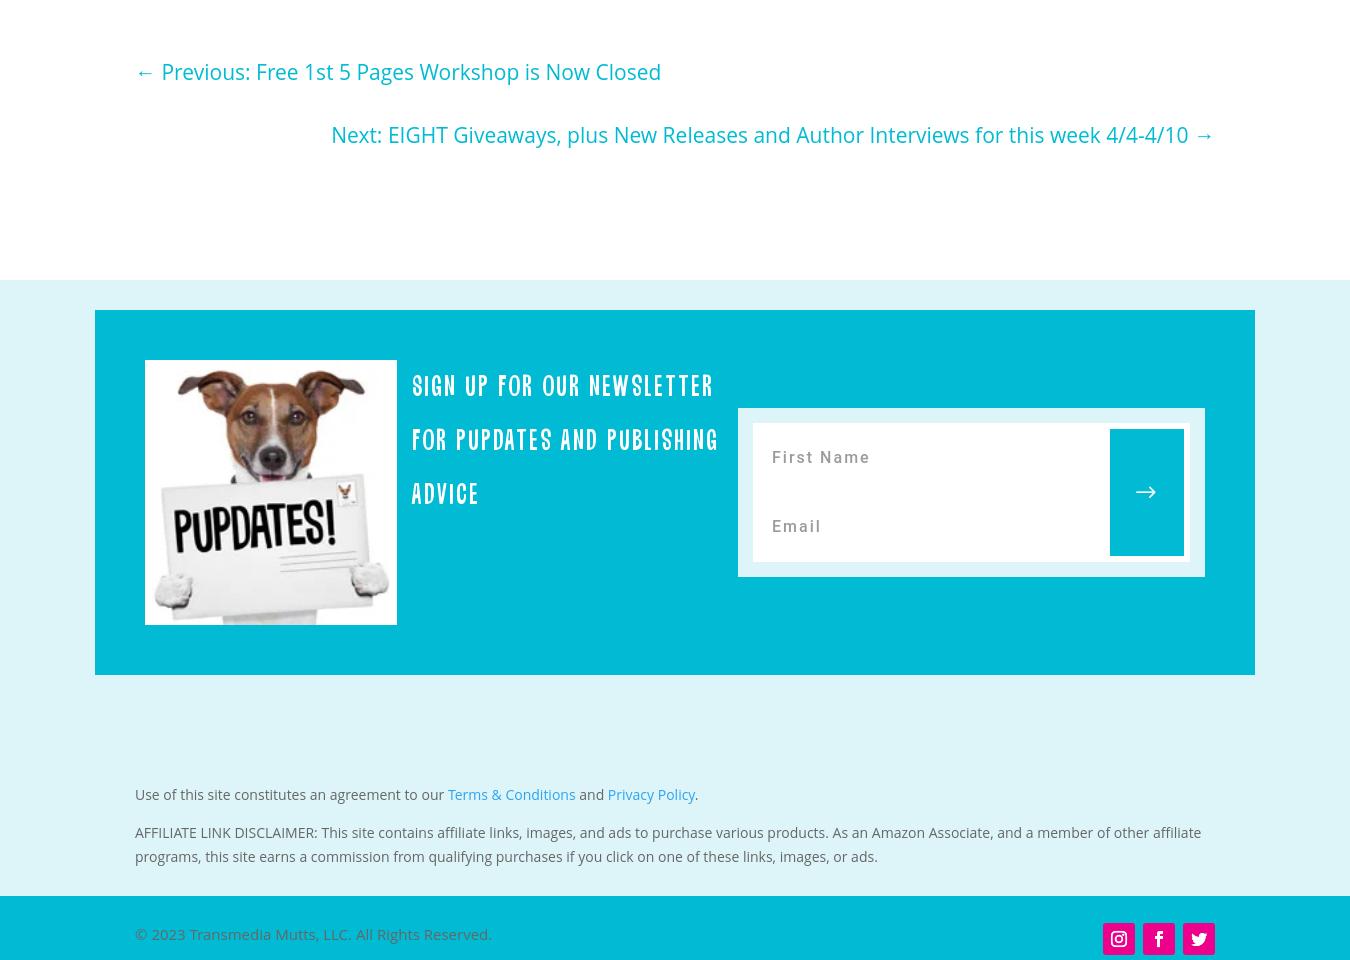 Image resolution: width=1350 pixels, height=960 pixels. Describe the element at coordinates (574, 794) in the screenshot. I see `'and'` at that location.